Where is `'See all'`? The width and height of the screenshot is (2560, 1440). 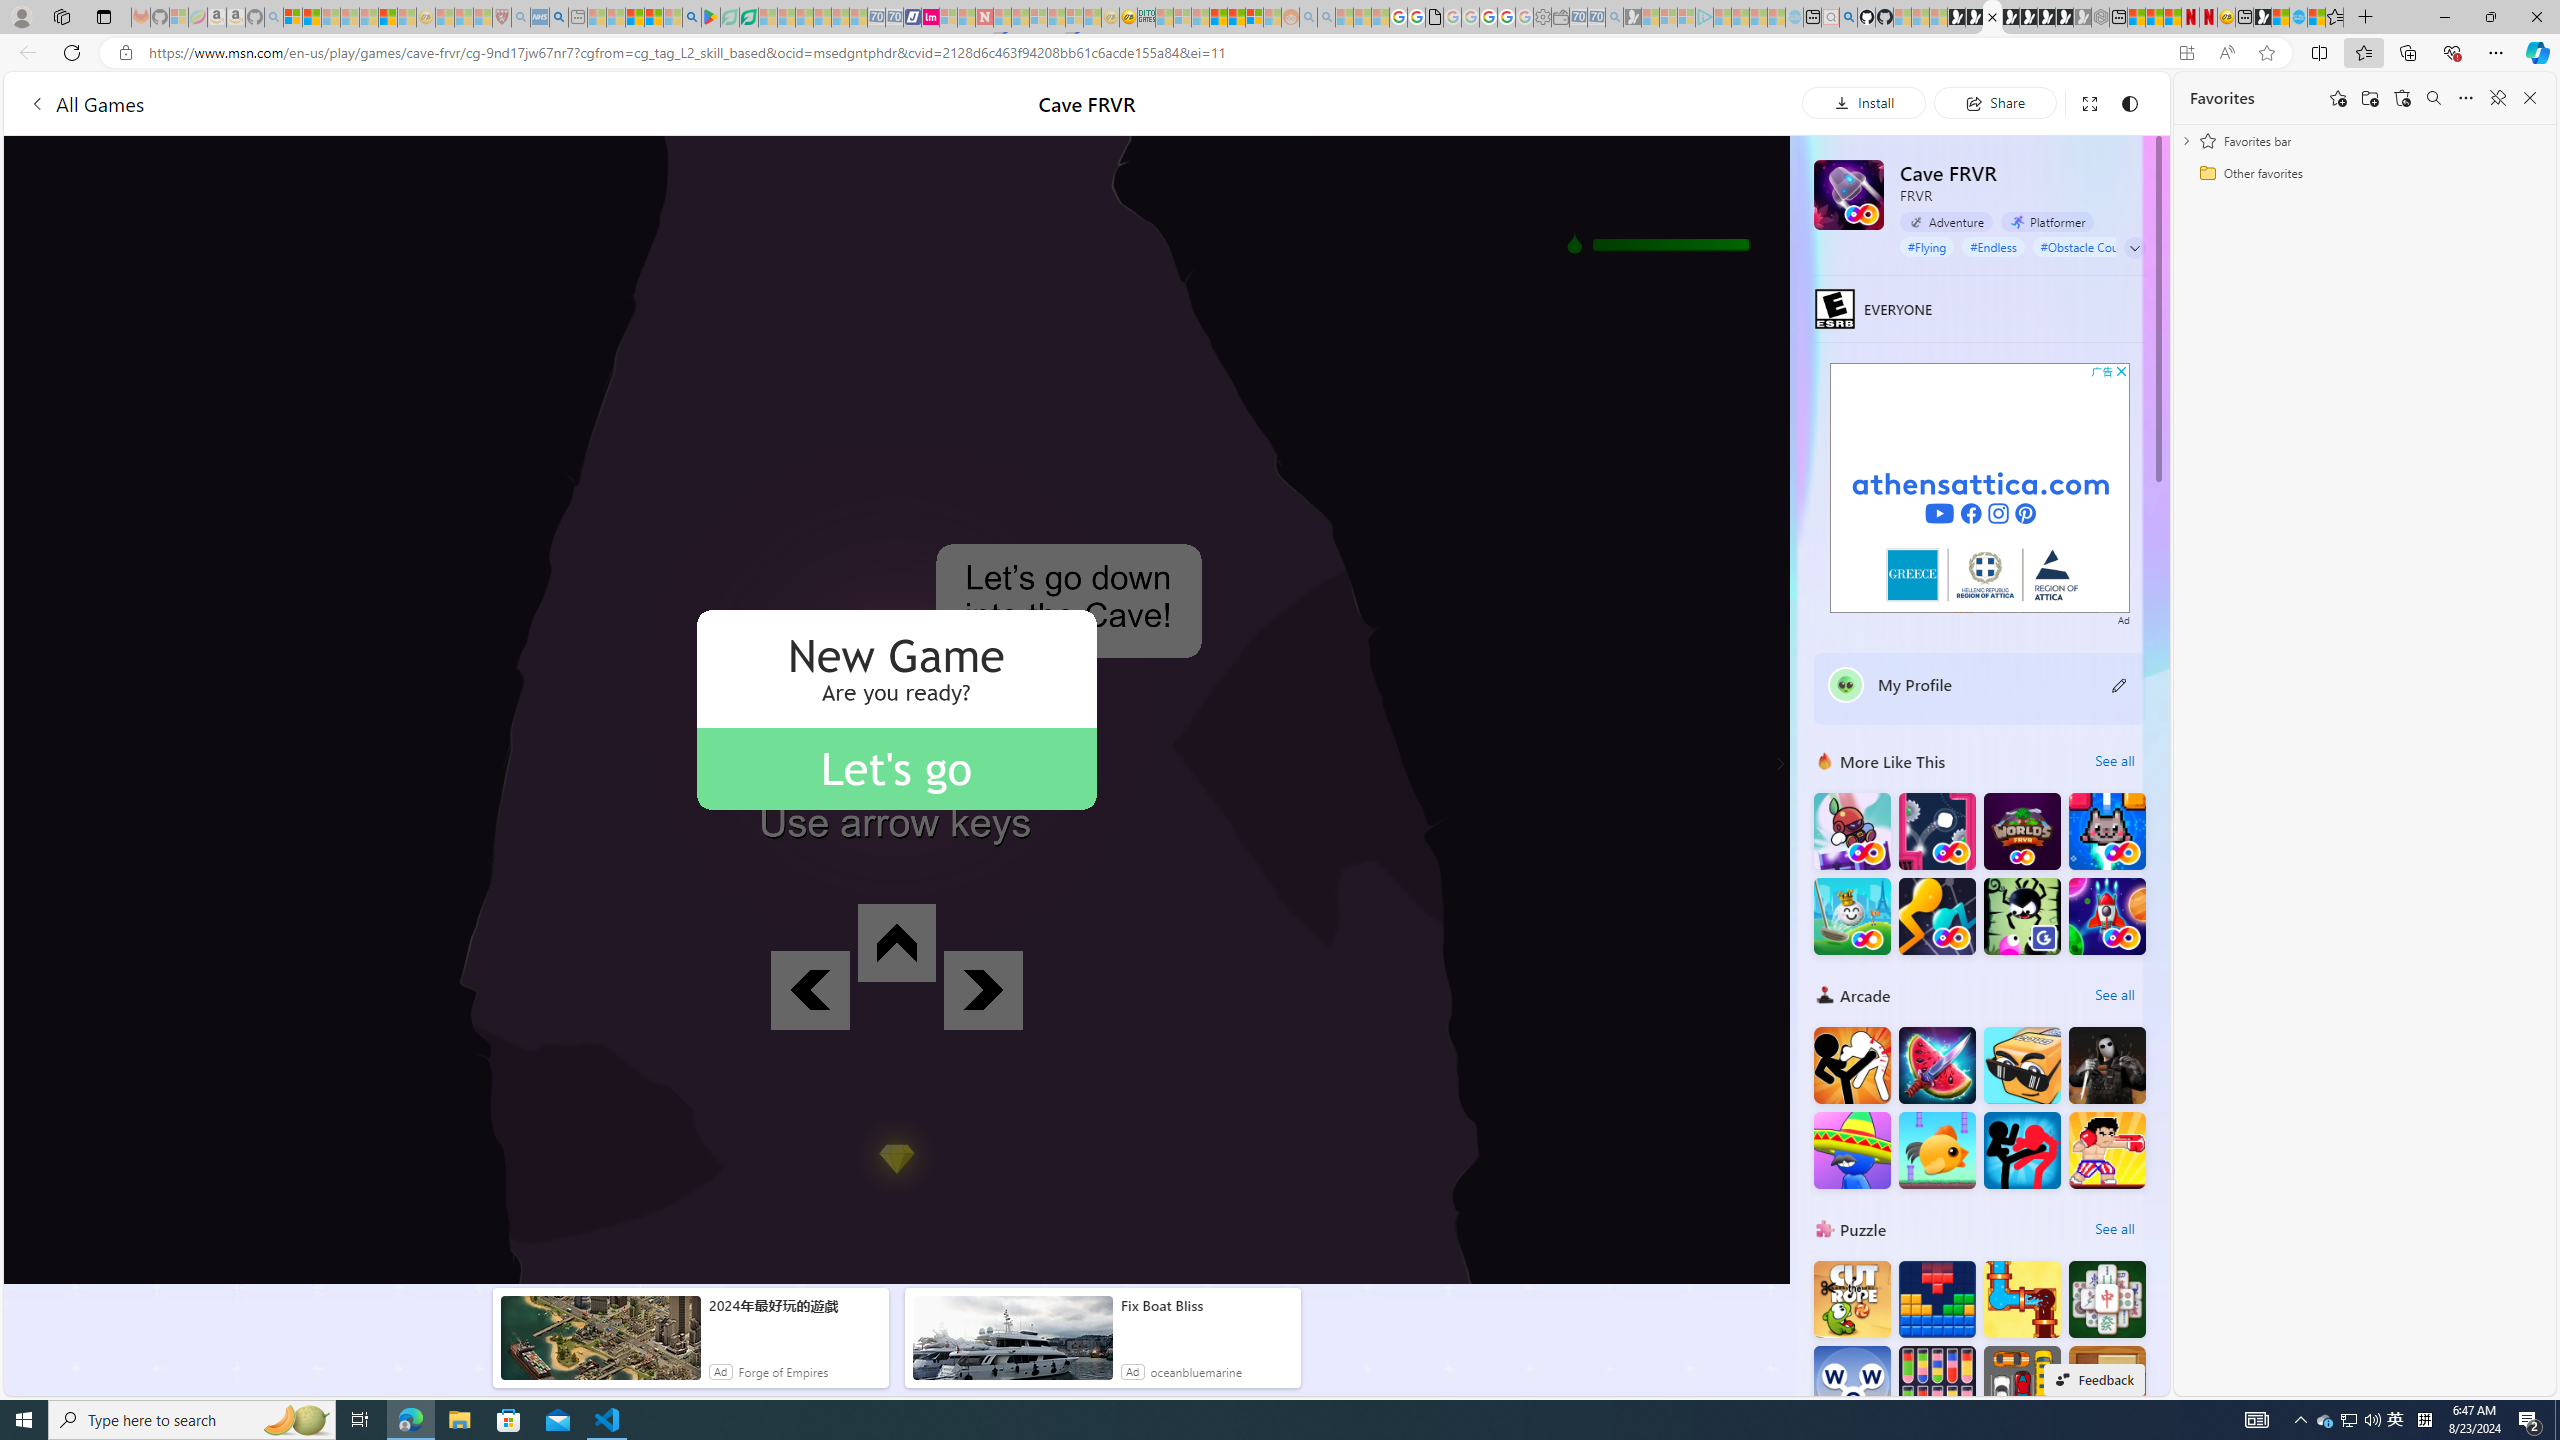 'See all' is located at coordinates (2113, 1229).